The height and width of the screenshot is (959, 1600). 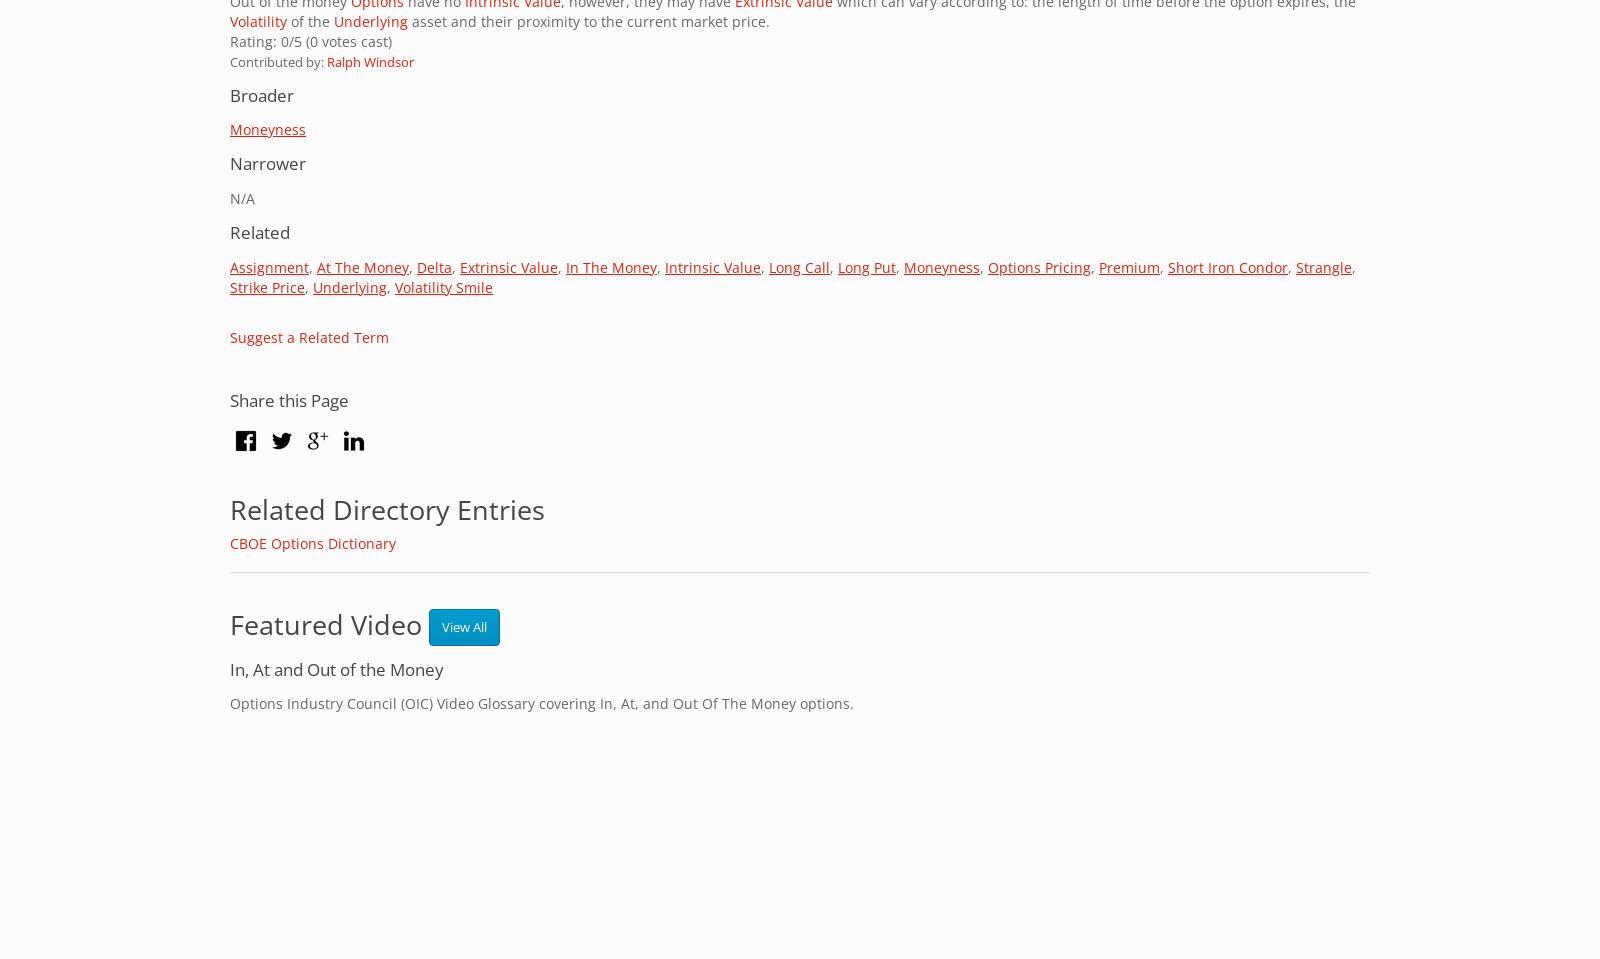 What do you see at coordinates (278, 59) in the screenshot?
I see `'Contributed by:'` at bounding box center [278, 59].